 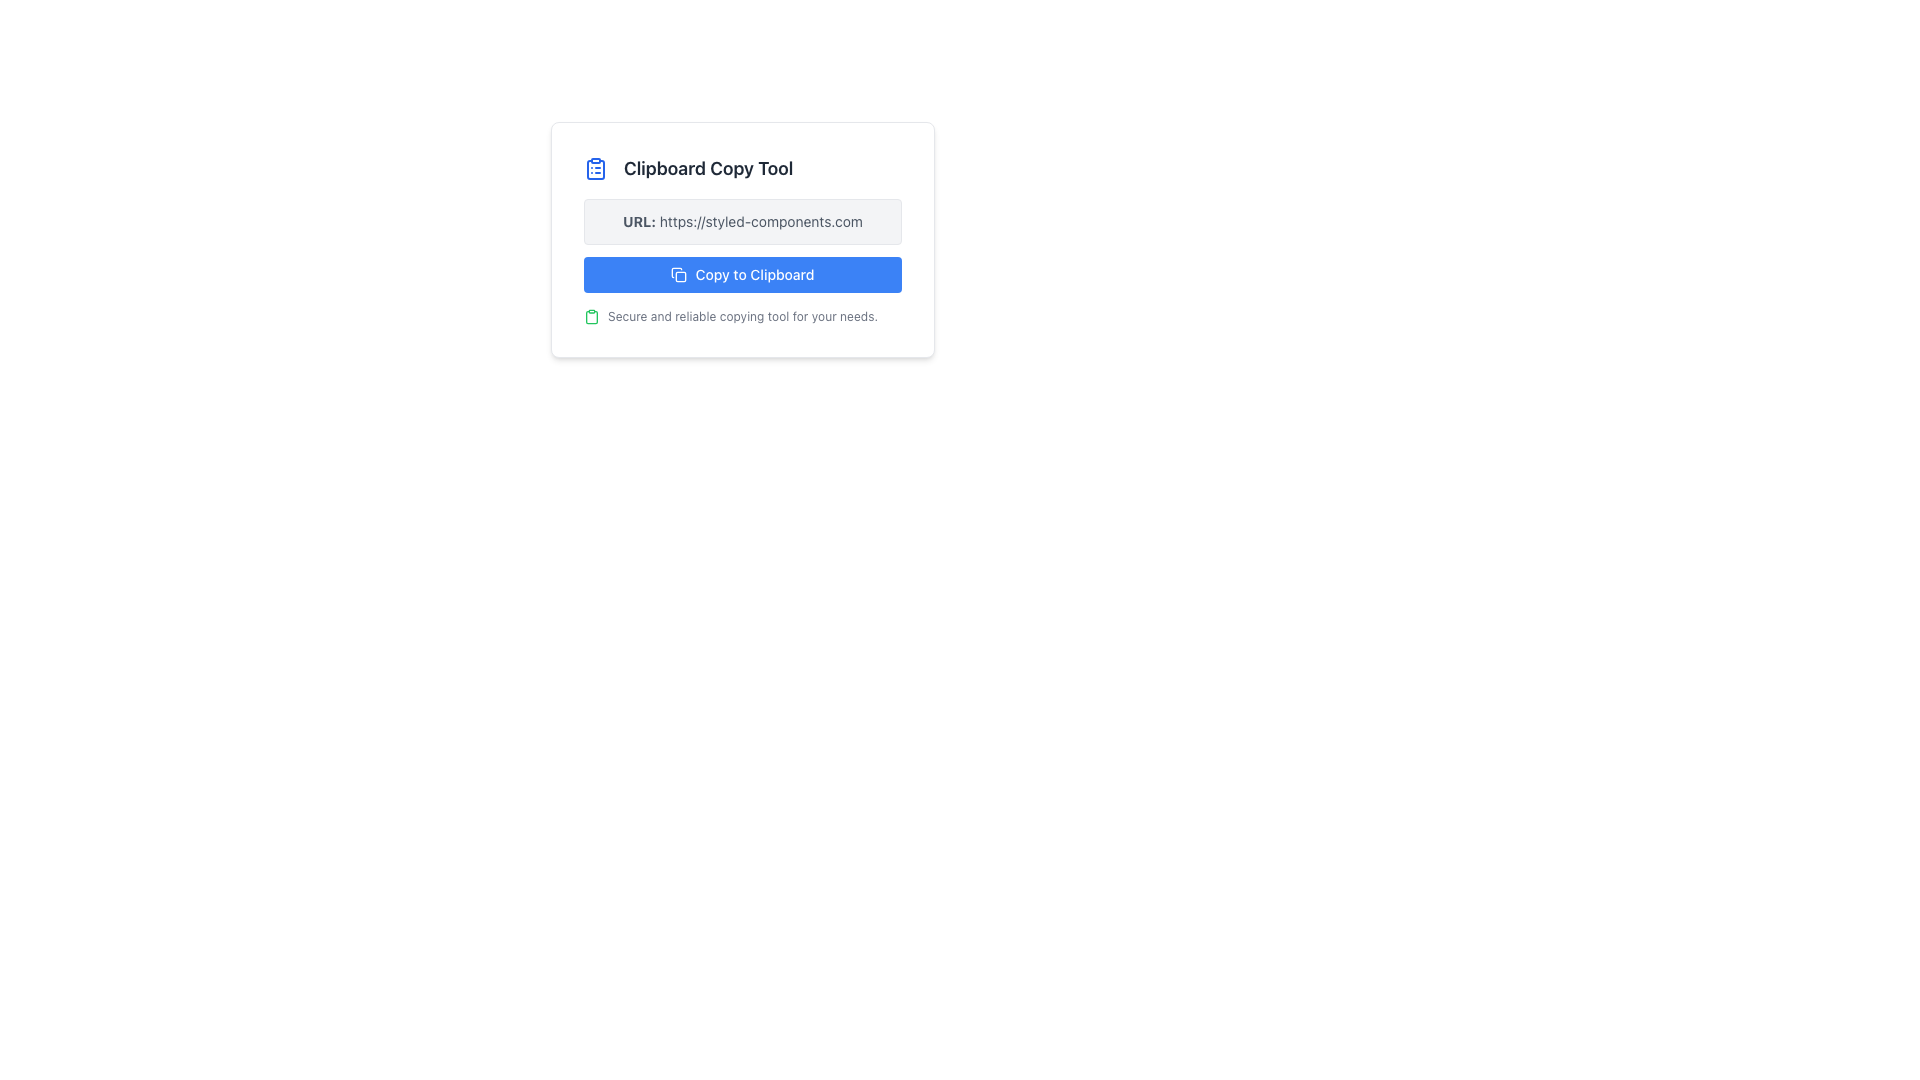 What do you see at coordinates (760, 221) in the screenshot?
I see `the text element displaying the URL 'https://styled-components.com', which is positioned next to the label 'URL:' on a light gray background` at bounding box center [760, 221].